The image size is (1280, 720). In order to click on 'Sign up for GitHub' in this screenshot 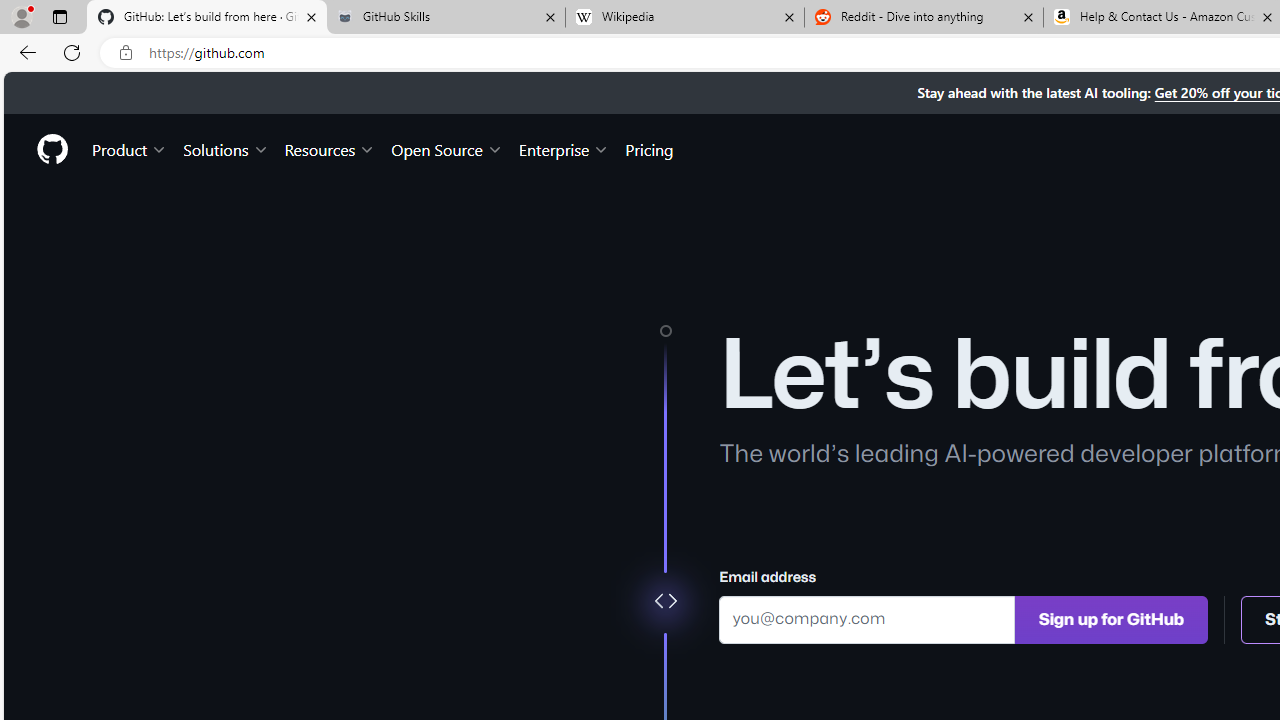, I will do `click(1110, 618)`.